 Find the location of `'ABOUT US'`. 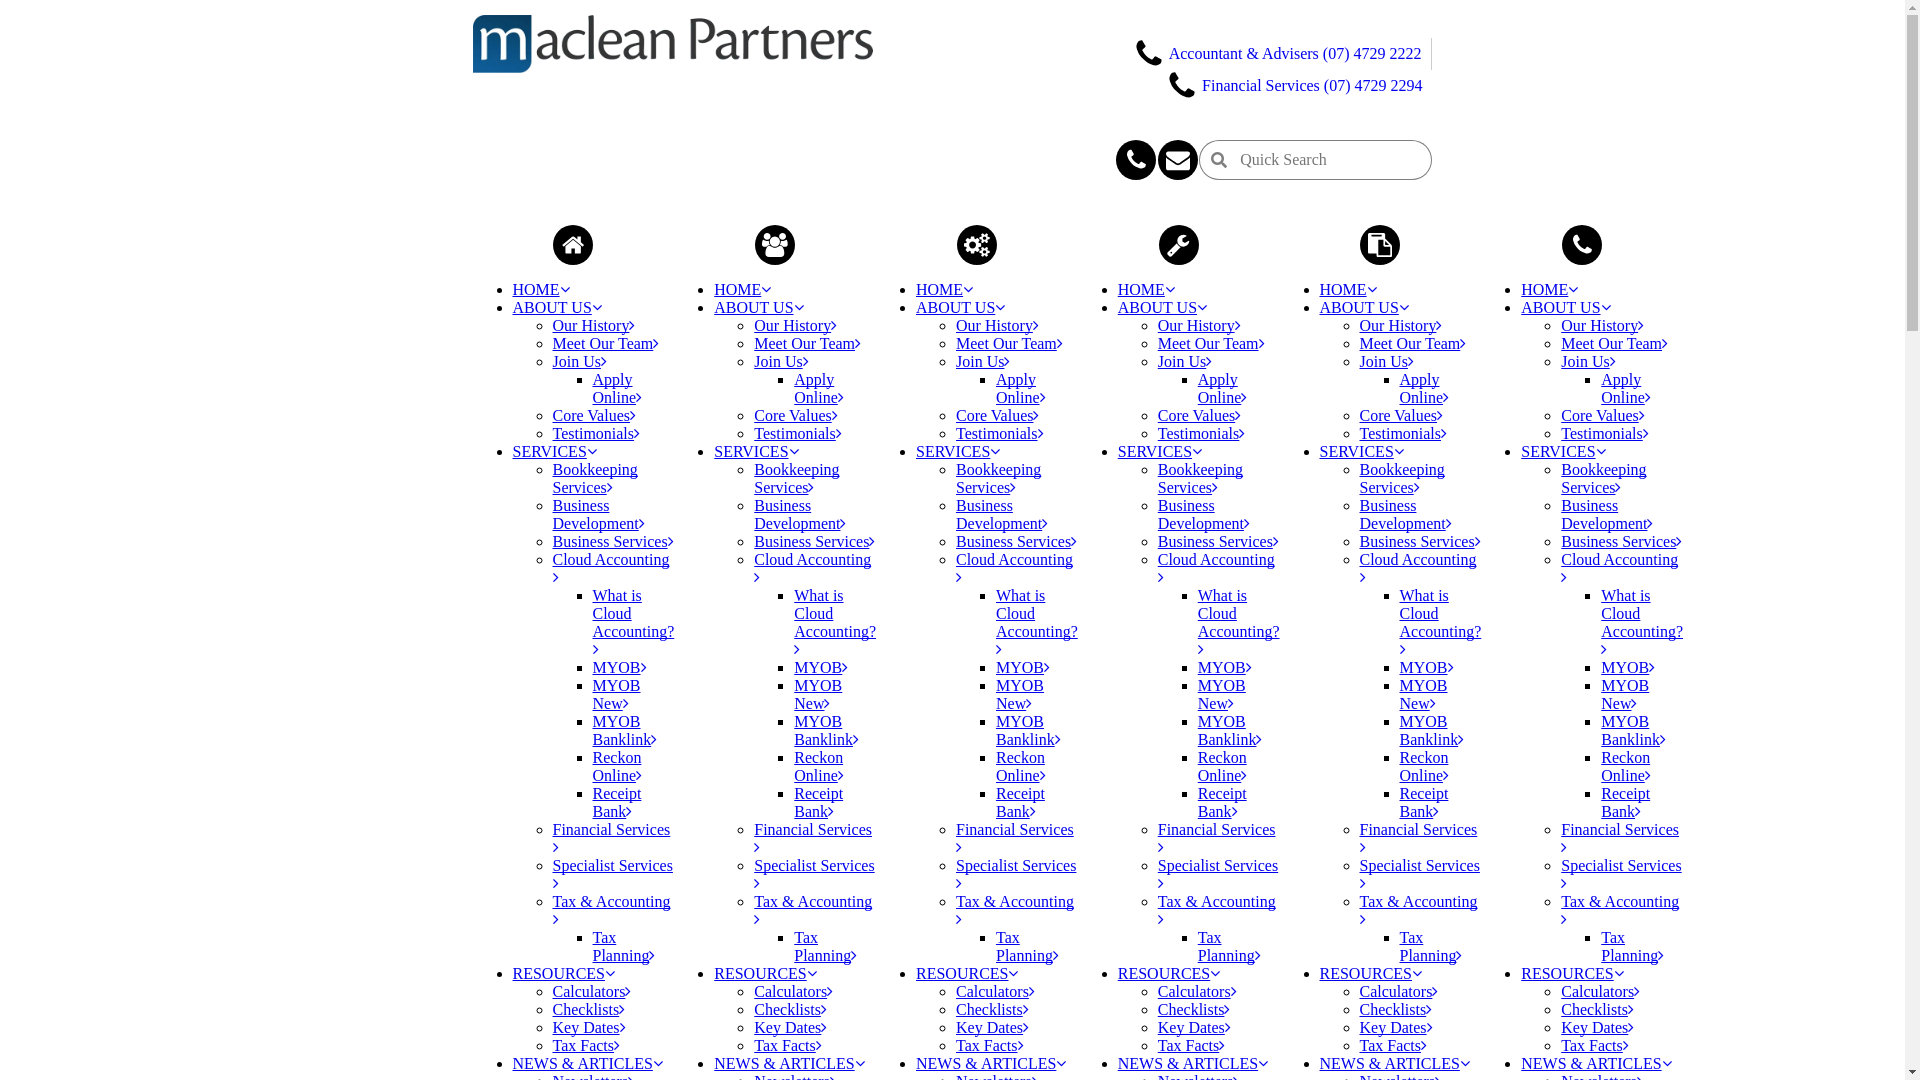

'ABOUT US' is located at coordinates (1564, 307).